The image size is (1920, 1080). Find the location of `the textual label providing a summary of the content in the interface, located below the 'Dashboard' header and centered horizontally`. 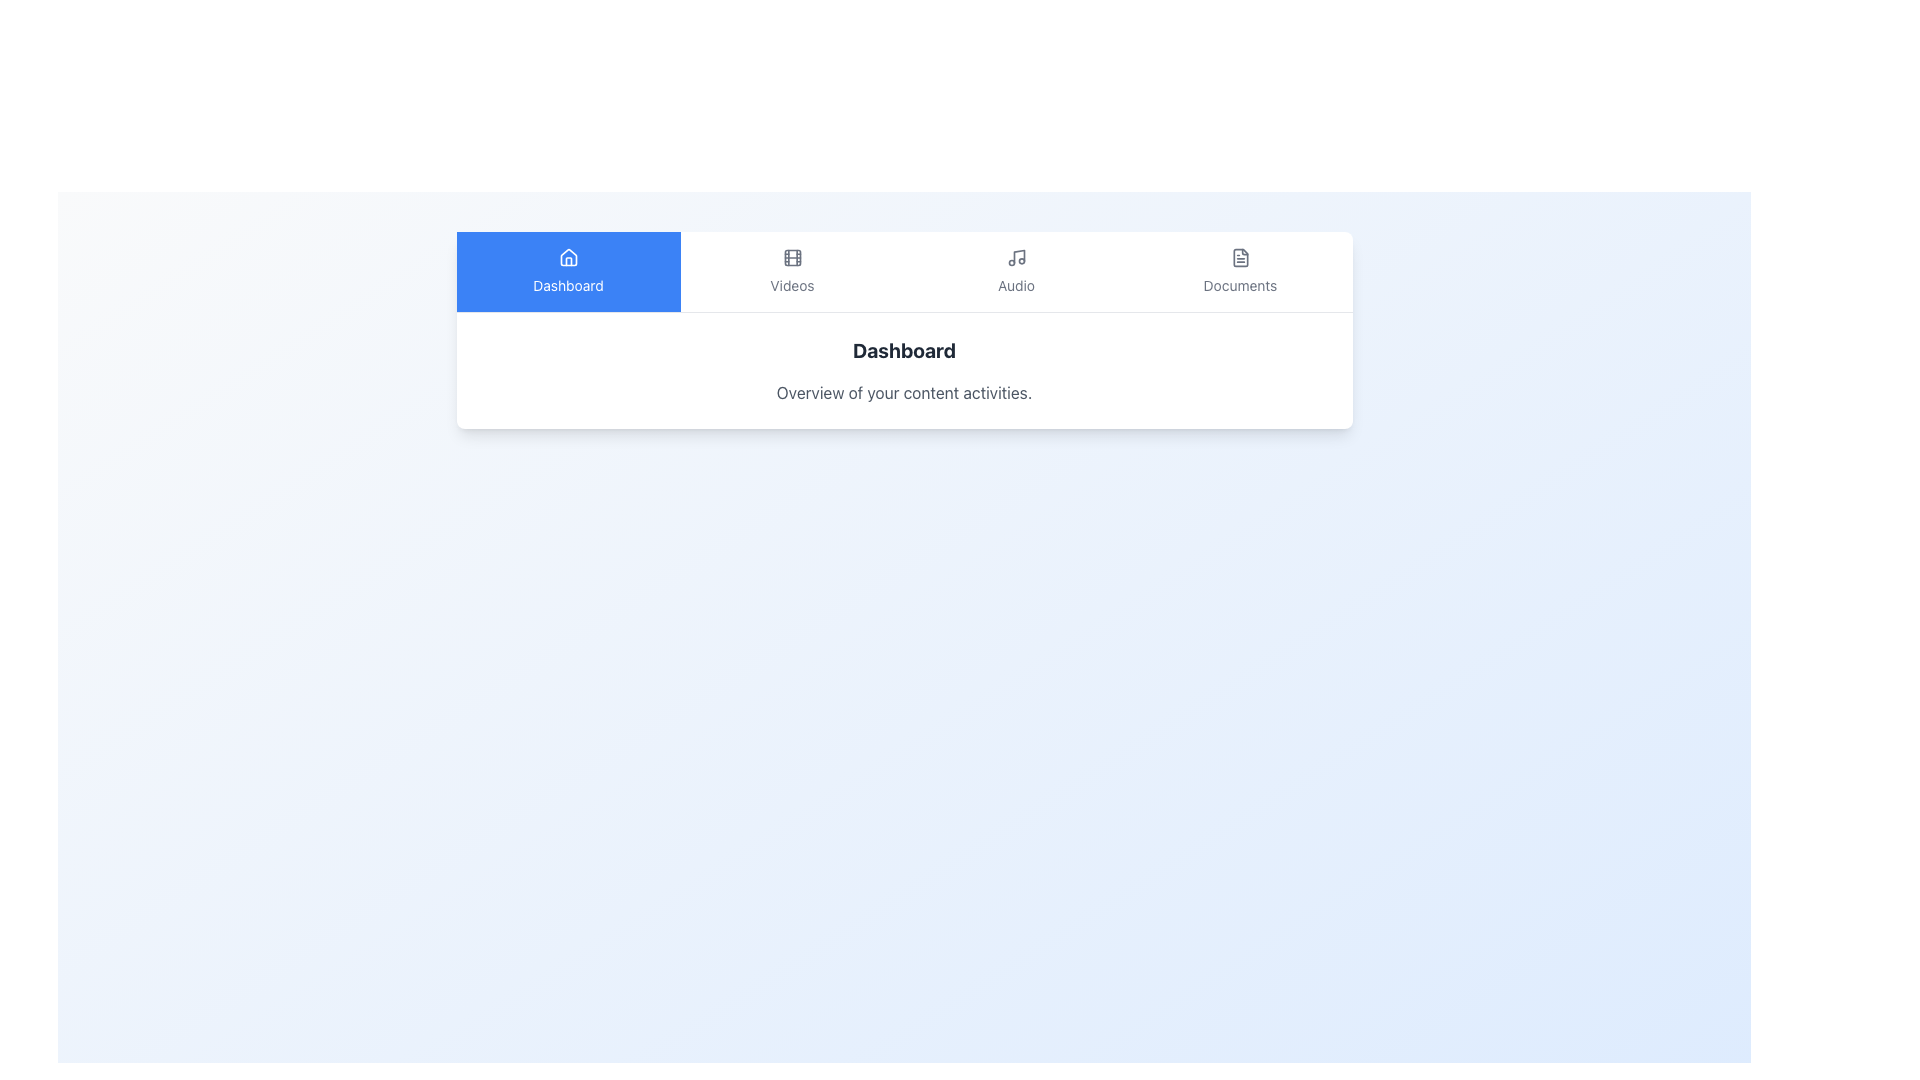

the textual label providing a summary of the content in the interface, located below the 'Dashboard' header and centered horizontally is located at coordinates (903, 393).